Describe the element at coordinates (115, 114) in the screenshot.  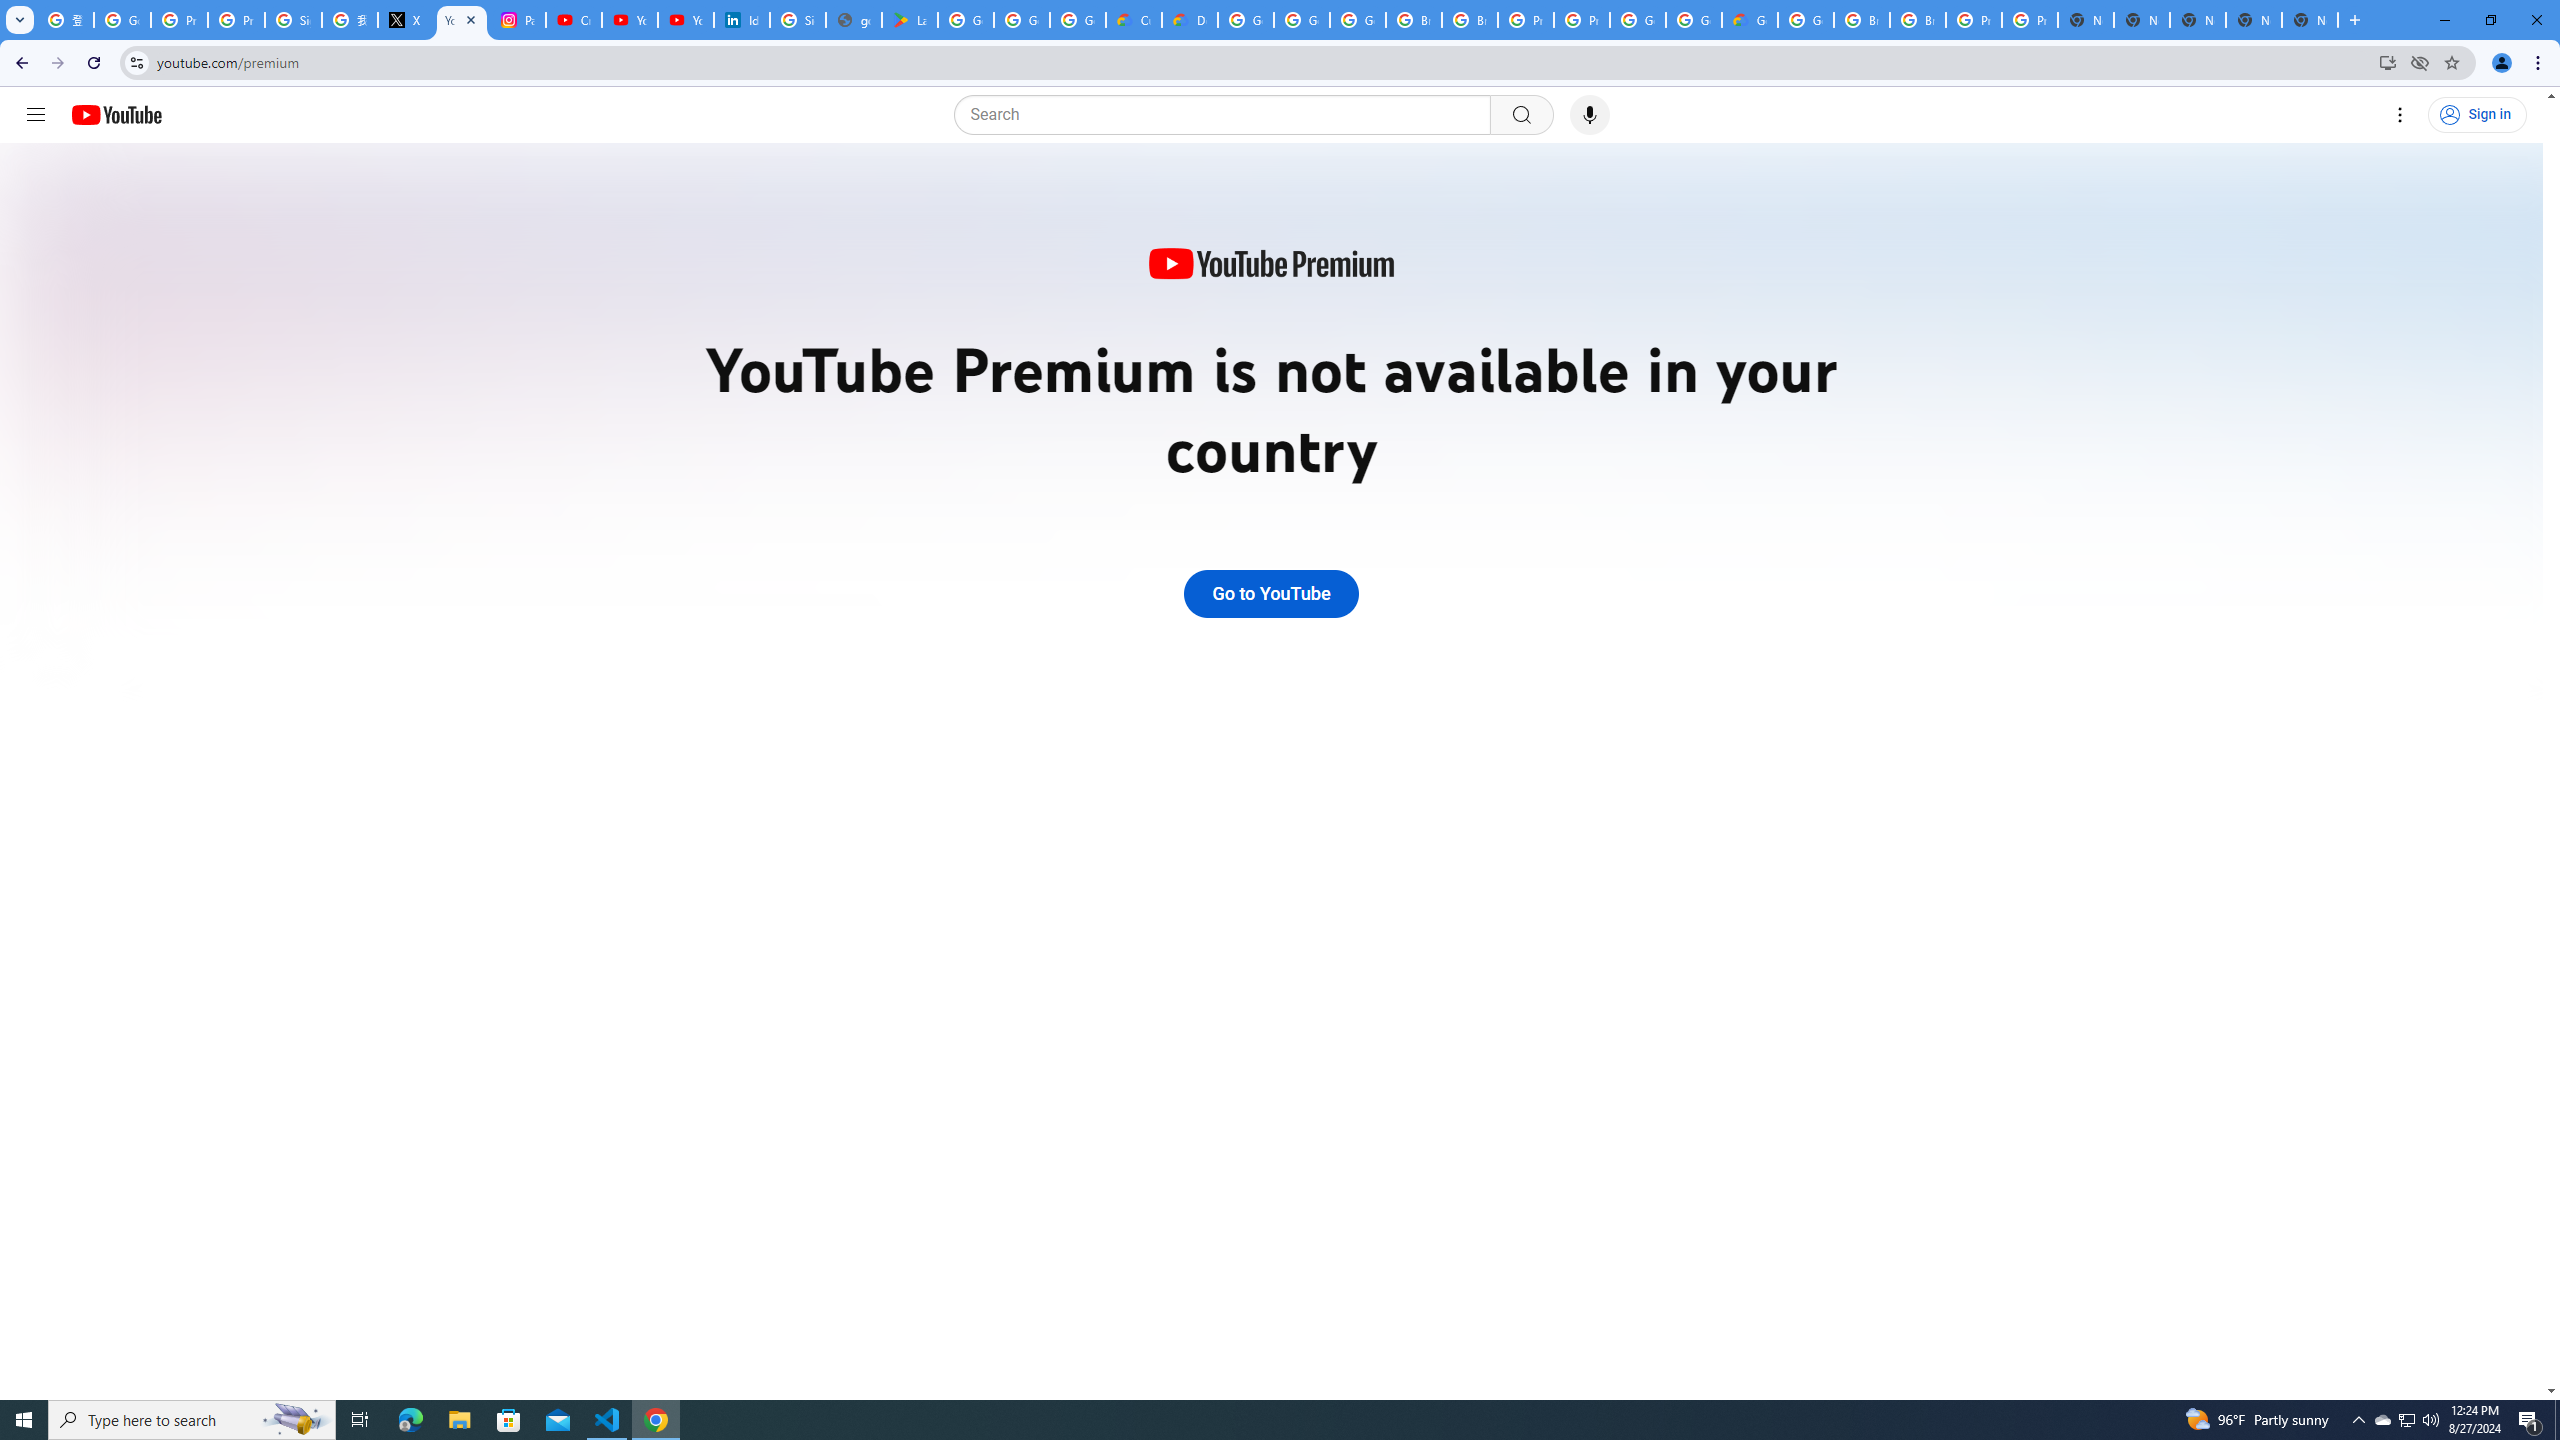
I see `'YouTube Home'` at that location.